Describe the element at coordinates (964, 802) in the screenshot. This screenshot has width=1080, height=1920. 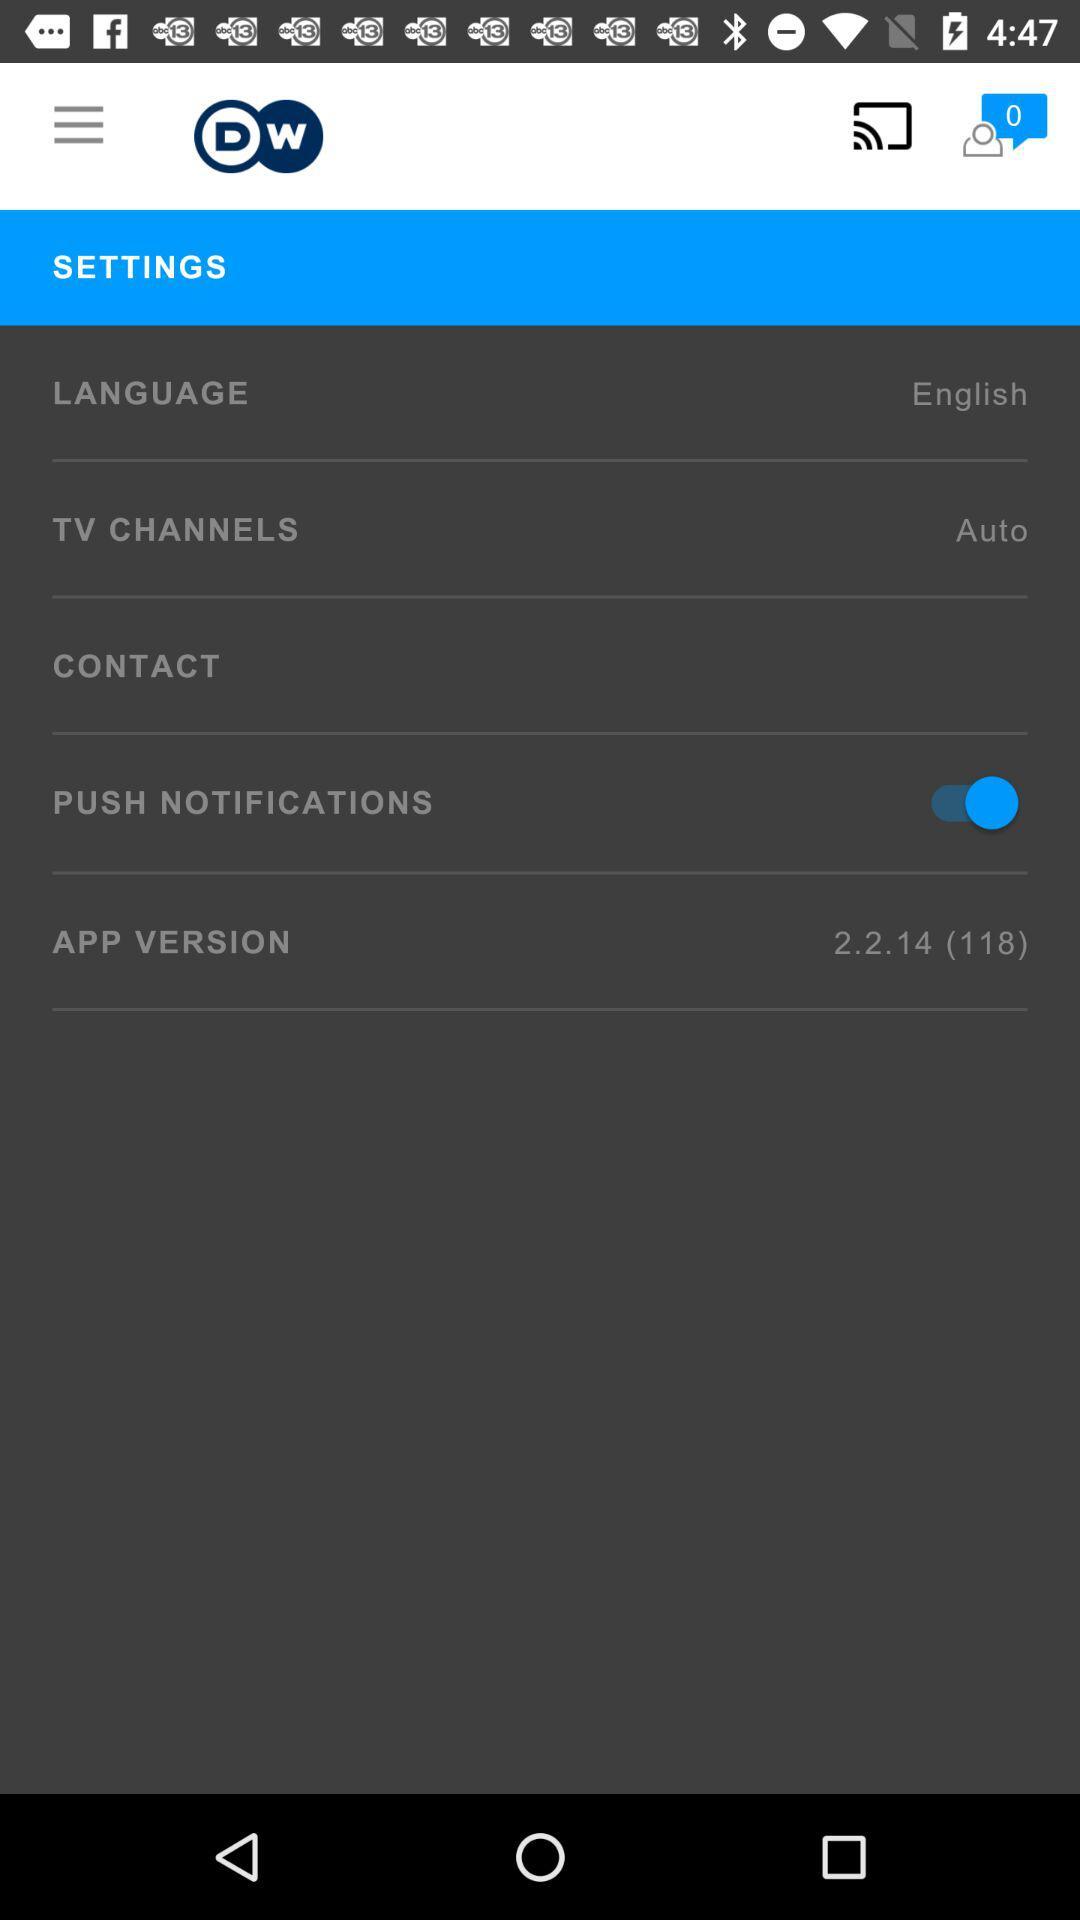
I see `the icon on the right` at that location.